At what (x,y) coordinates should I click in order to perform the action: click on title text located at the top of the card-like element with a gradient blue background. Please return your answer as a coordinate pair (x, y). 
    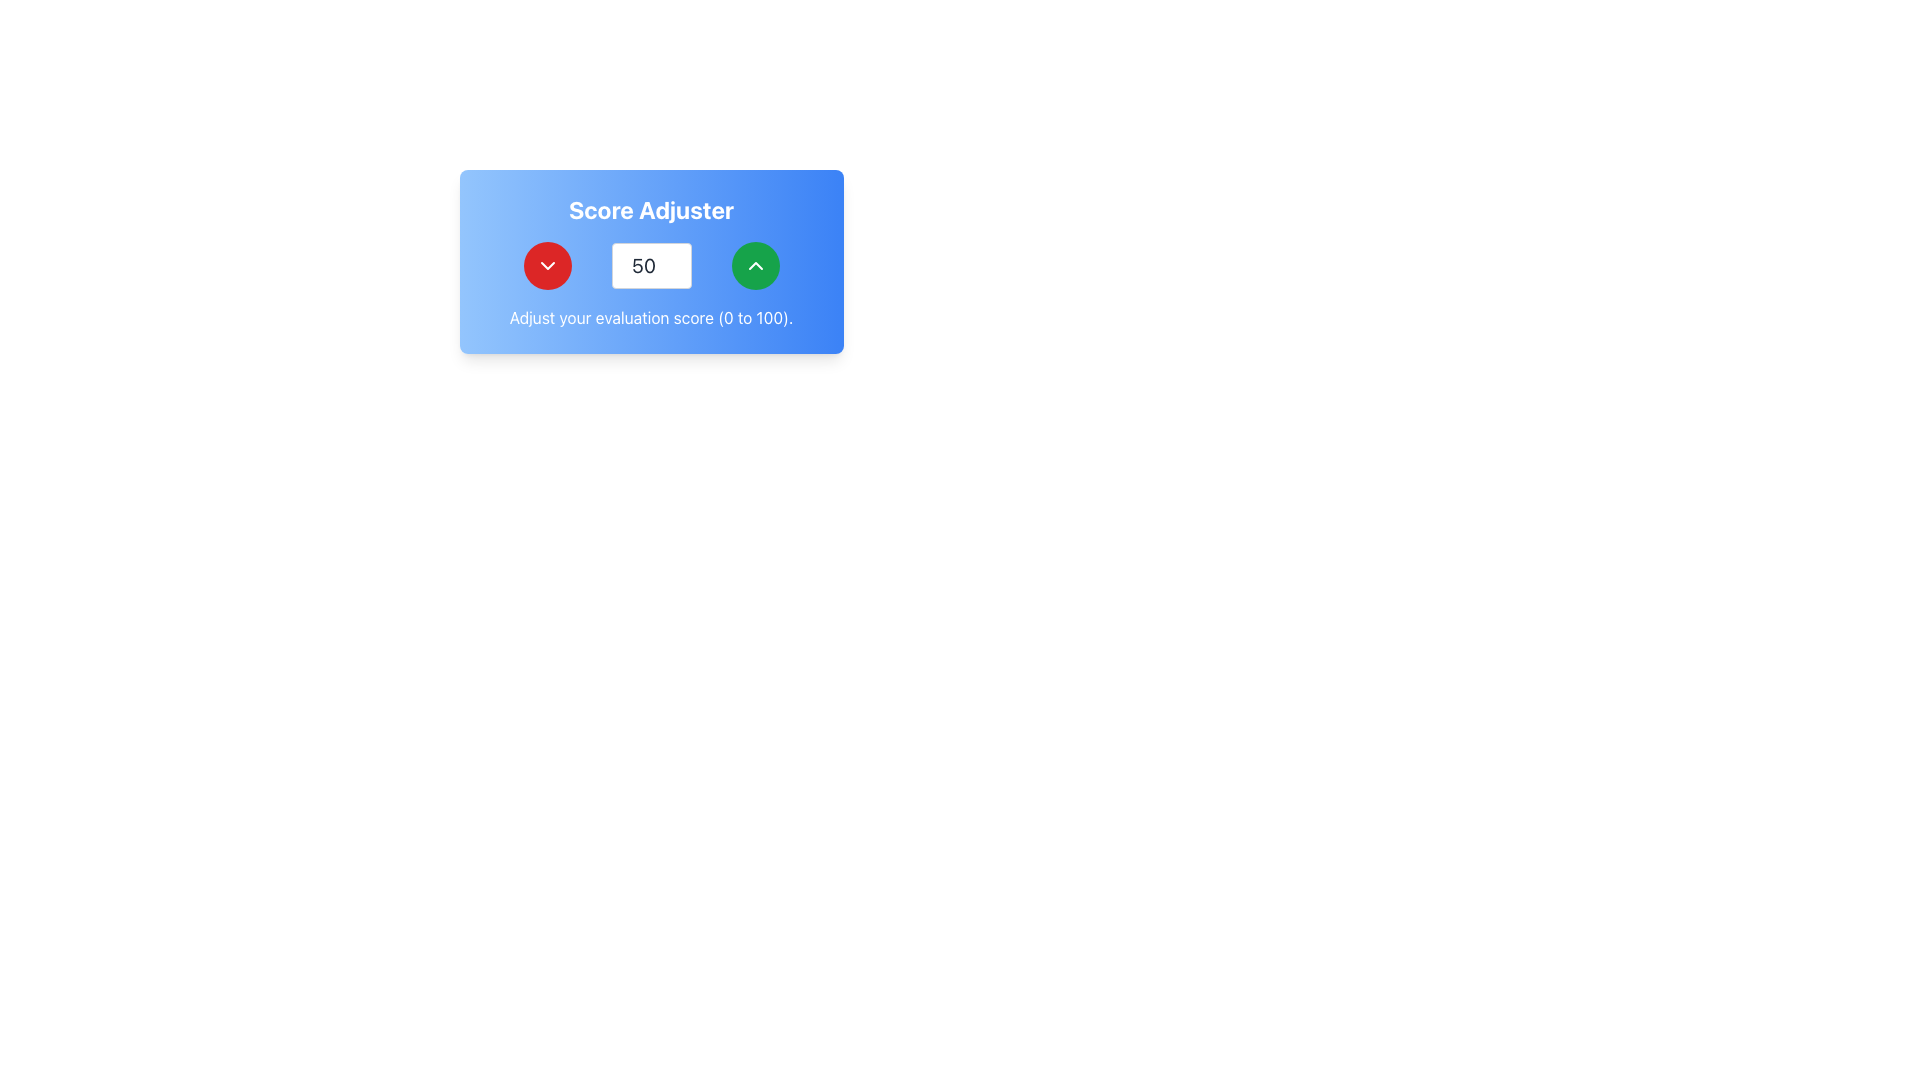
    Looking at the image, I should click on (651, 209).